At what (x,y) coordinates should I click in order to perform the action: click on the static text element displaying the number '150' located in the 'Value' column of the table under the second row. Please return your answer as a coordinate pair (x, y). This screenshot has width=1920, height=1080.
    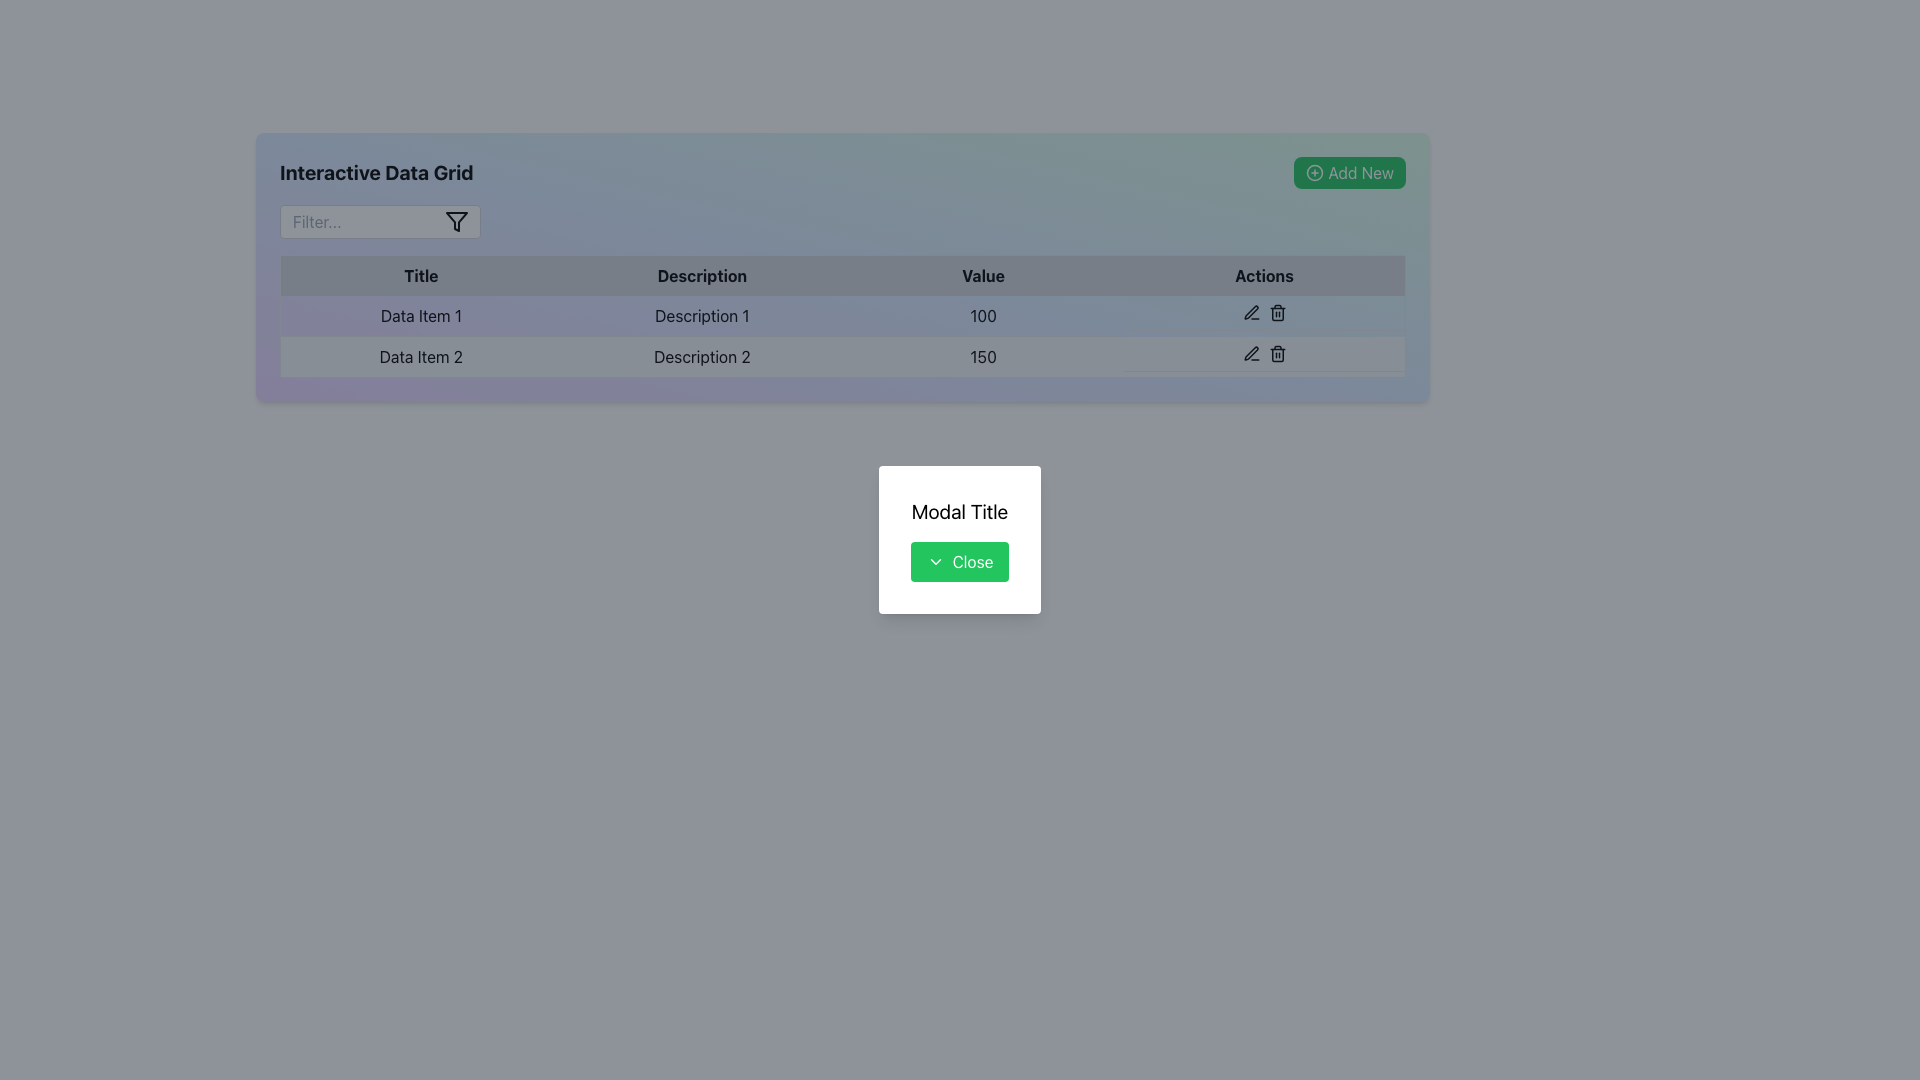
    Looking at the image, I should click on (983, 356).